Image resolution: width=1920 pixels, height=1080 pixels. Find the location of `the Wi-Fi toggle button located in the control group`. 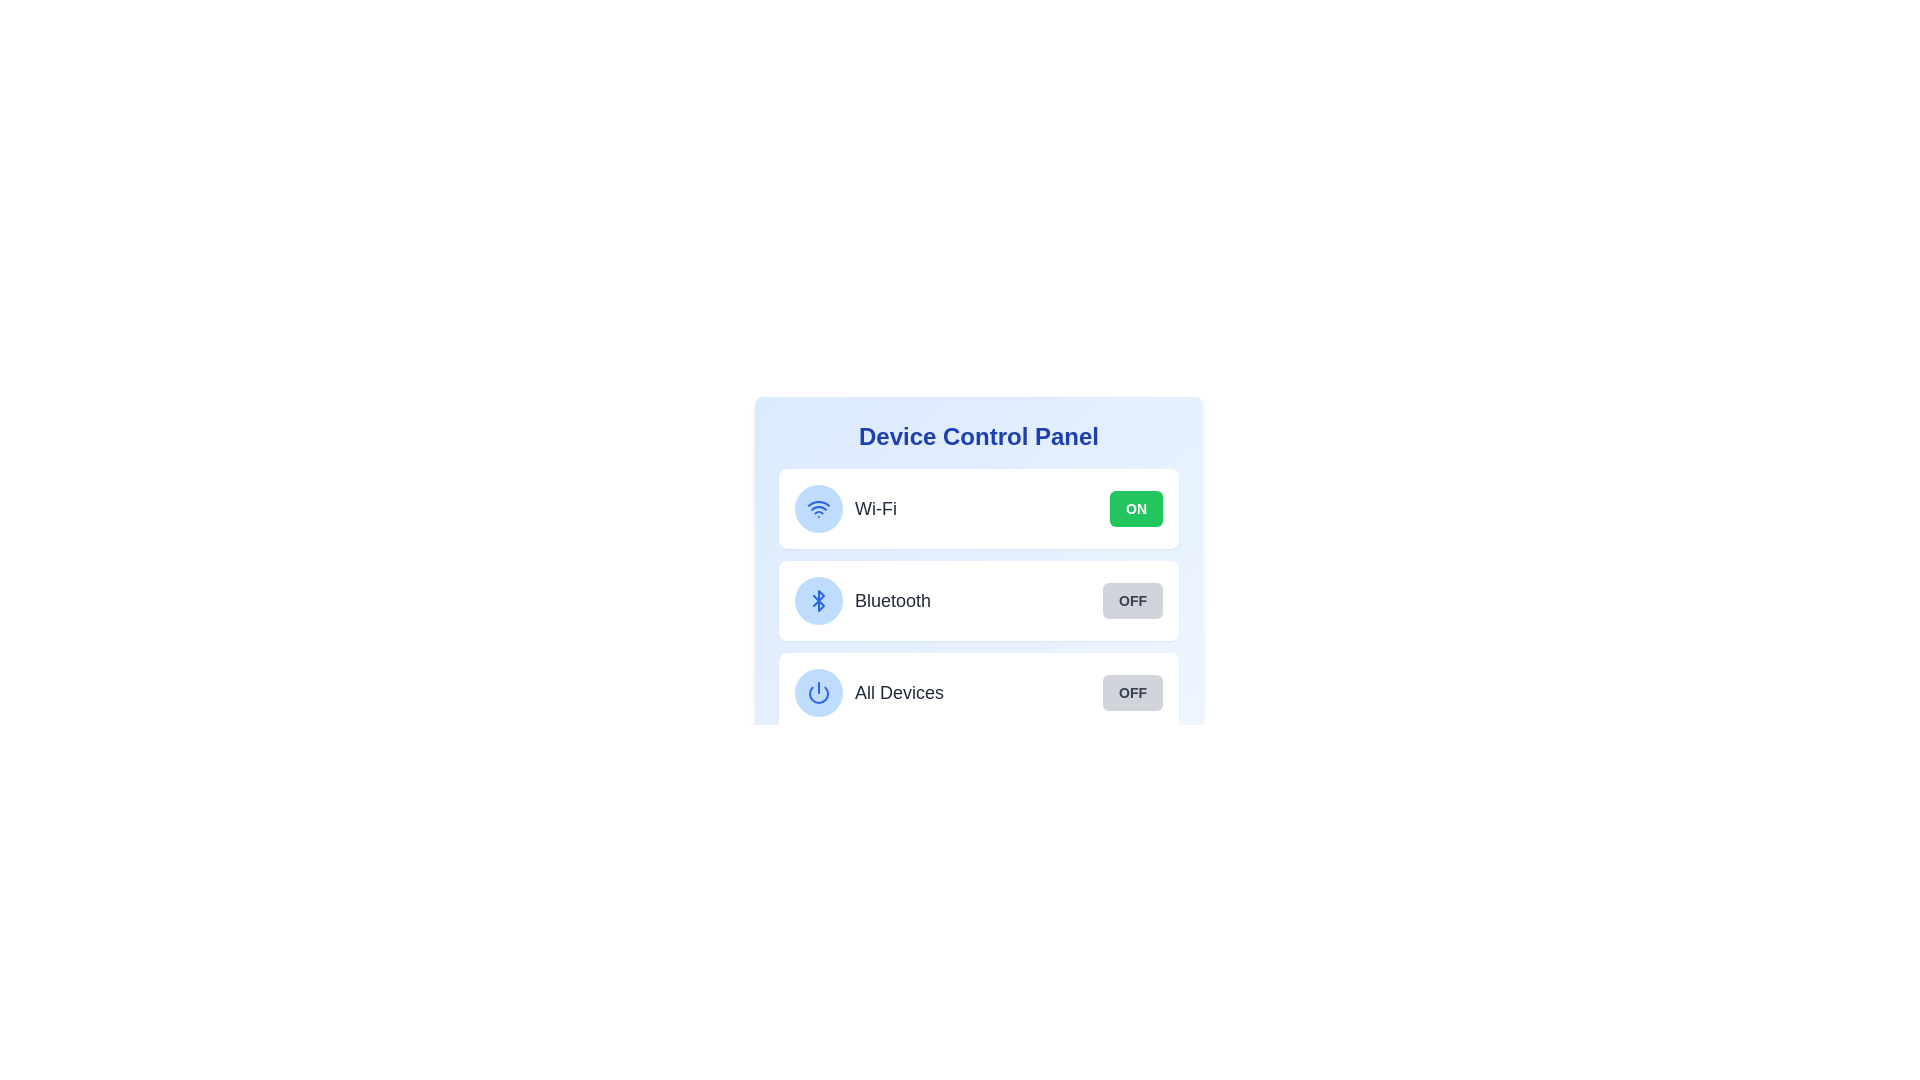

the Wi-Fi toggle button located in the control group is located at coordinates (1136, 508).